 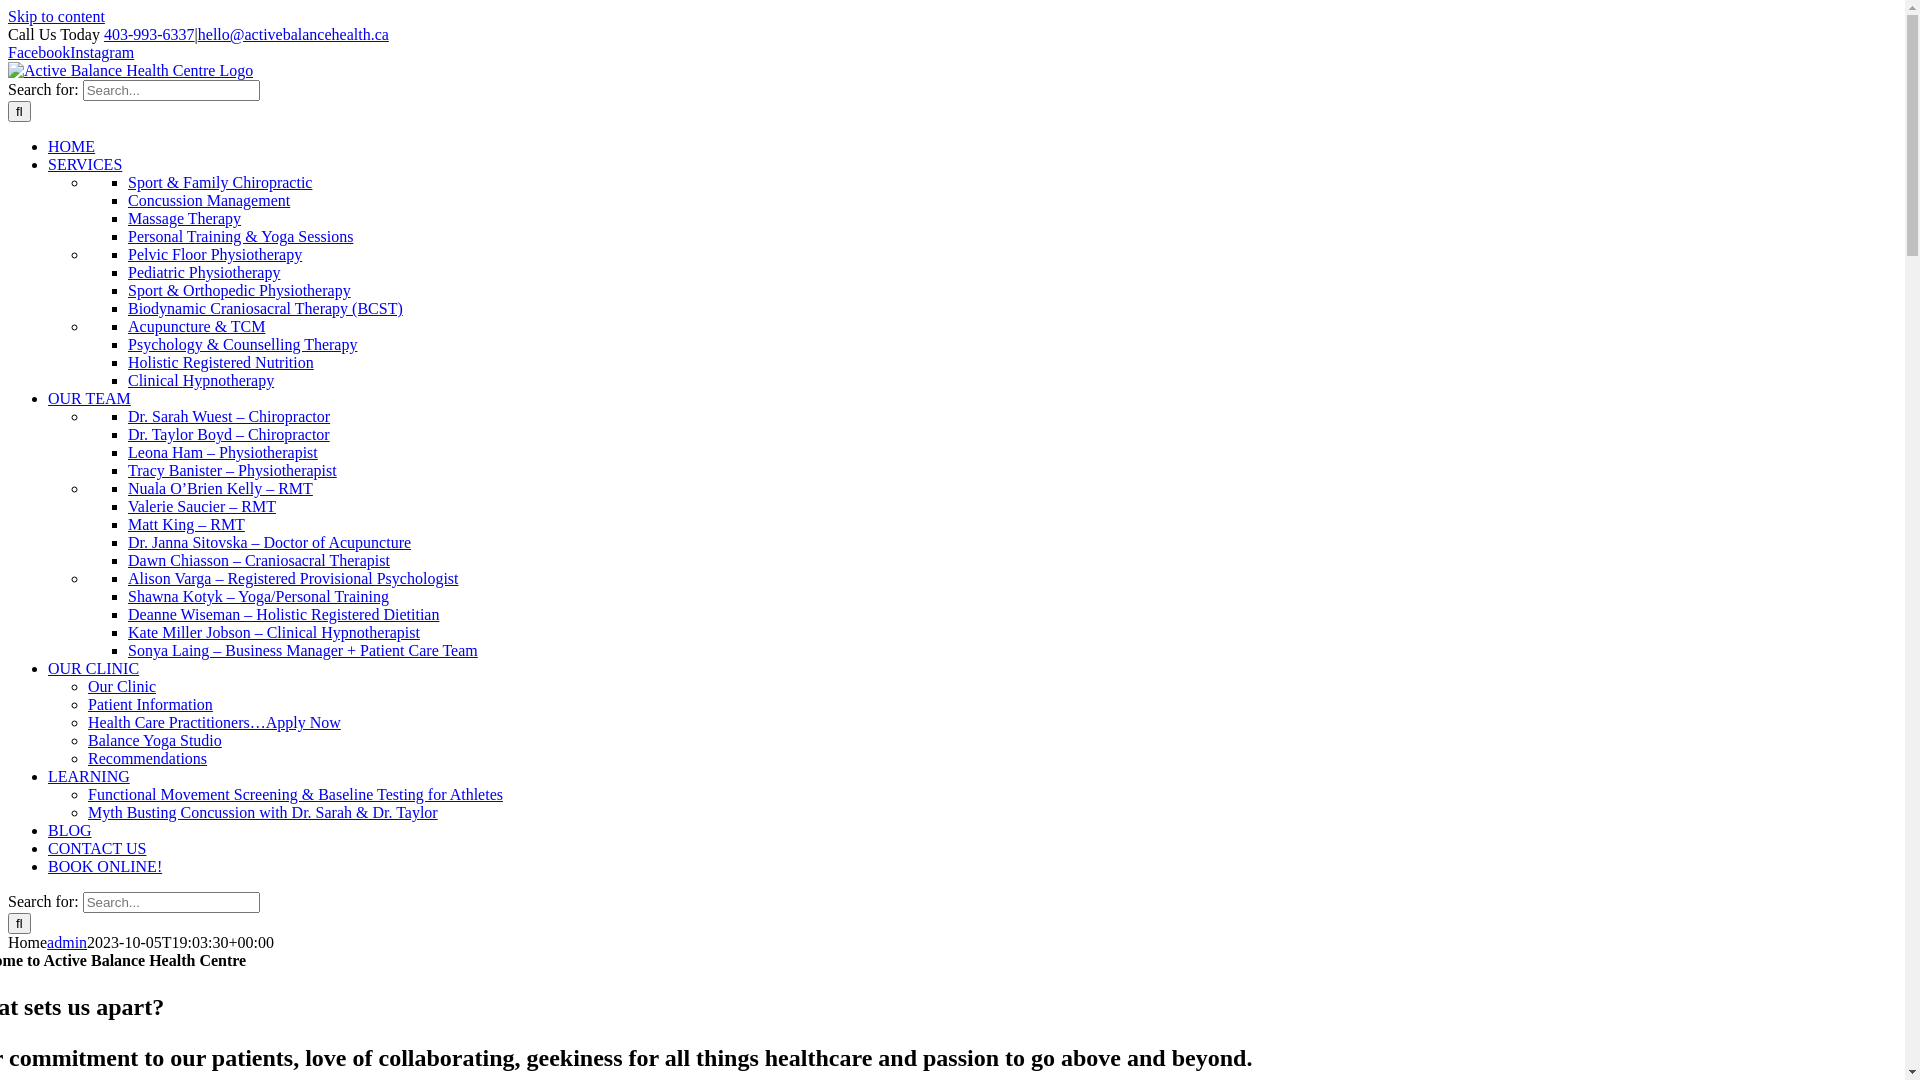 I want to click on 'hello@activebalancehealth.ca', so click(x=292, y=34).